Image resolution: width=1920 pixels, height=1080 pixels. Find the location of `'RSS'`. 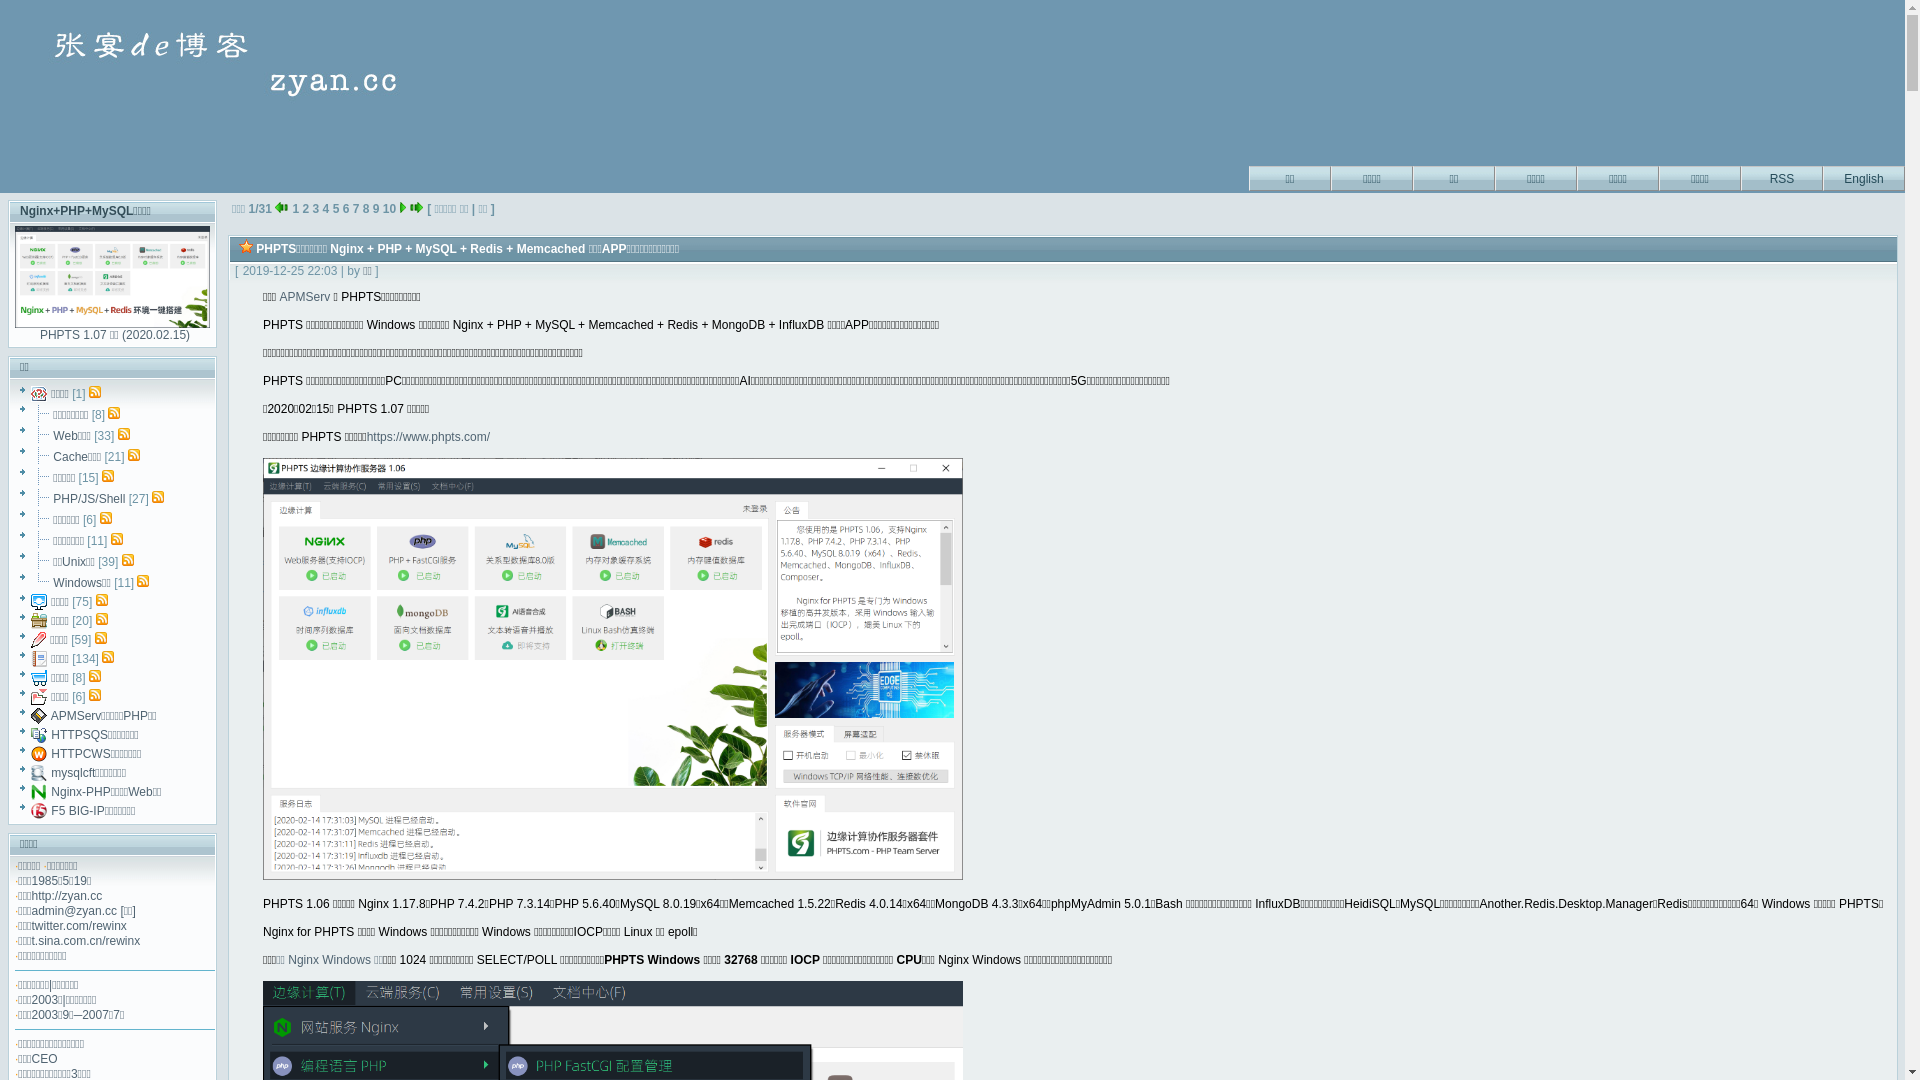

'RSS' is located at coordinates (1781, 175).